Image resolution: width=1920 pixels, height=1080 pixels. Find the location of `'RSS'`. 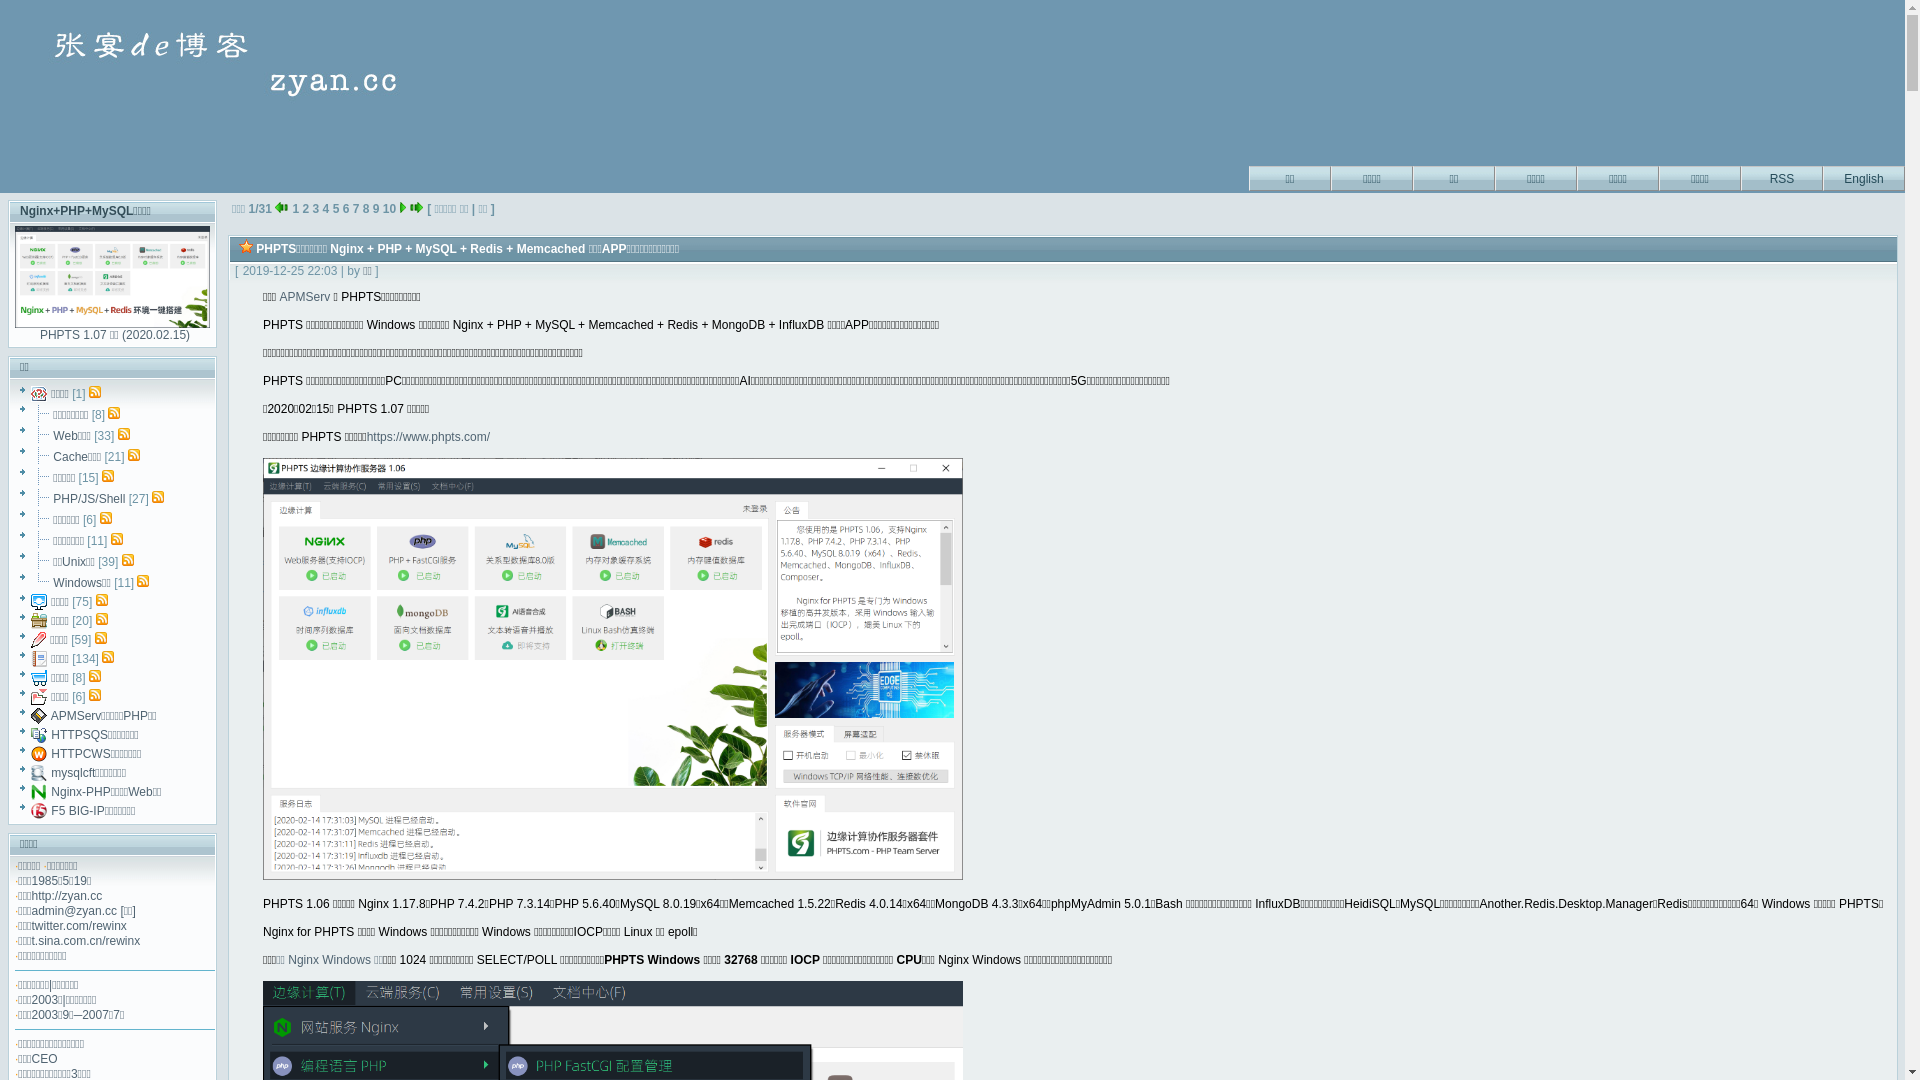

'RSS' is located at coordinates (1781, 175).